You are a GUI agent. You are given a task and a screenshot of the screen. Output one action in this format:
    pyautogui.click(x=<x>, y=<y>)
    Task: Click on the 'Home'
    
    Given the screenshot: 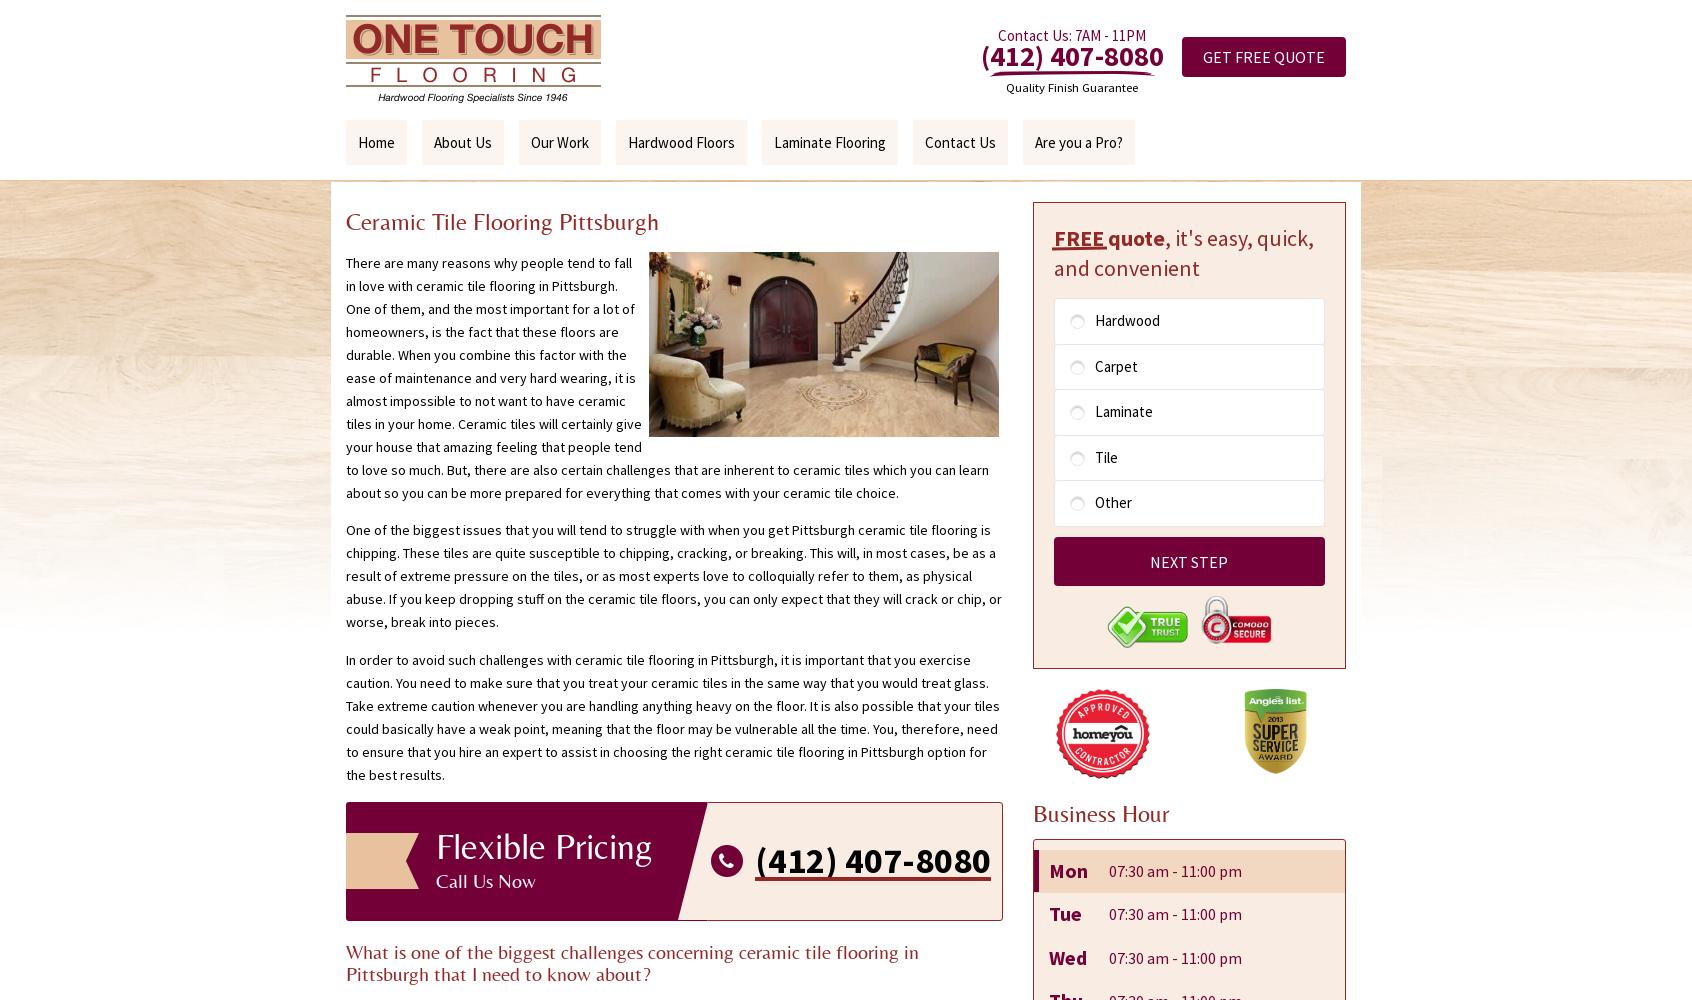 What is the action you would take?
    pyautogui.click(x=376, y=142)
    